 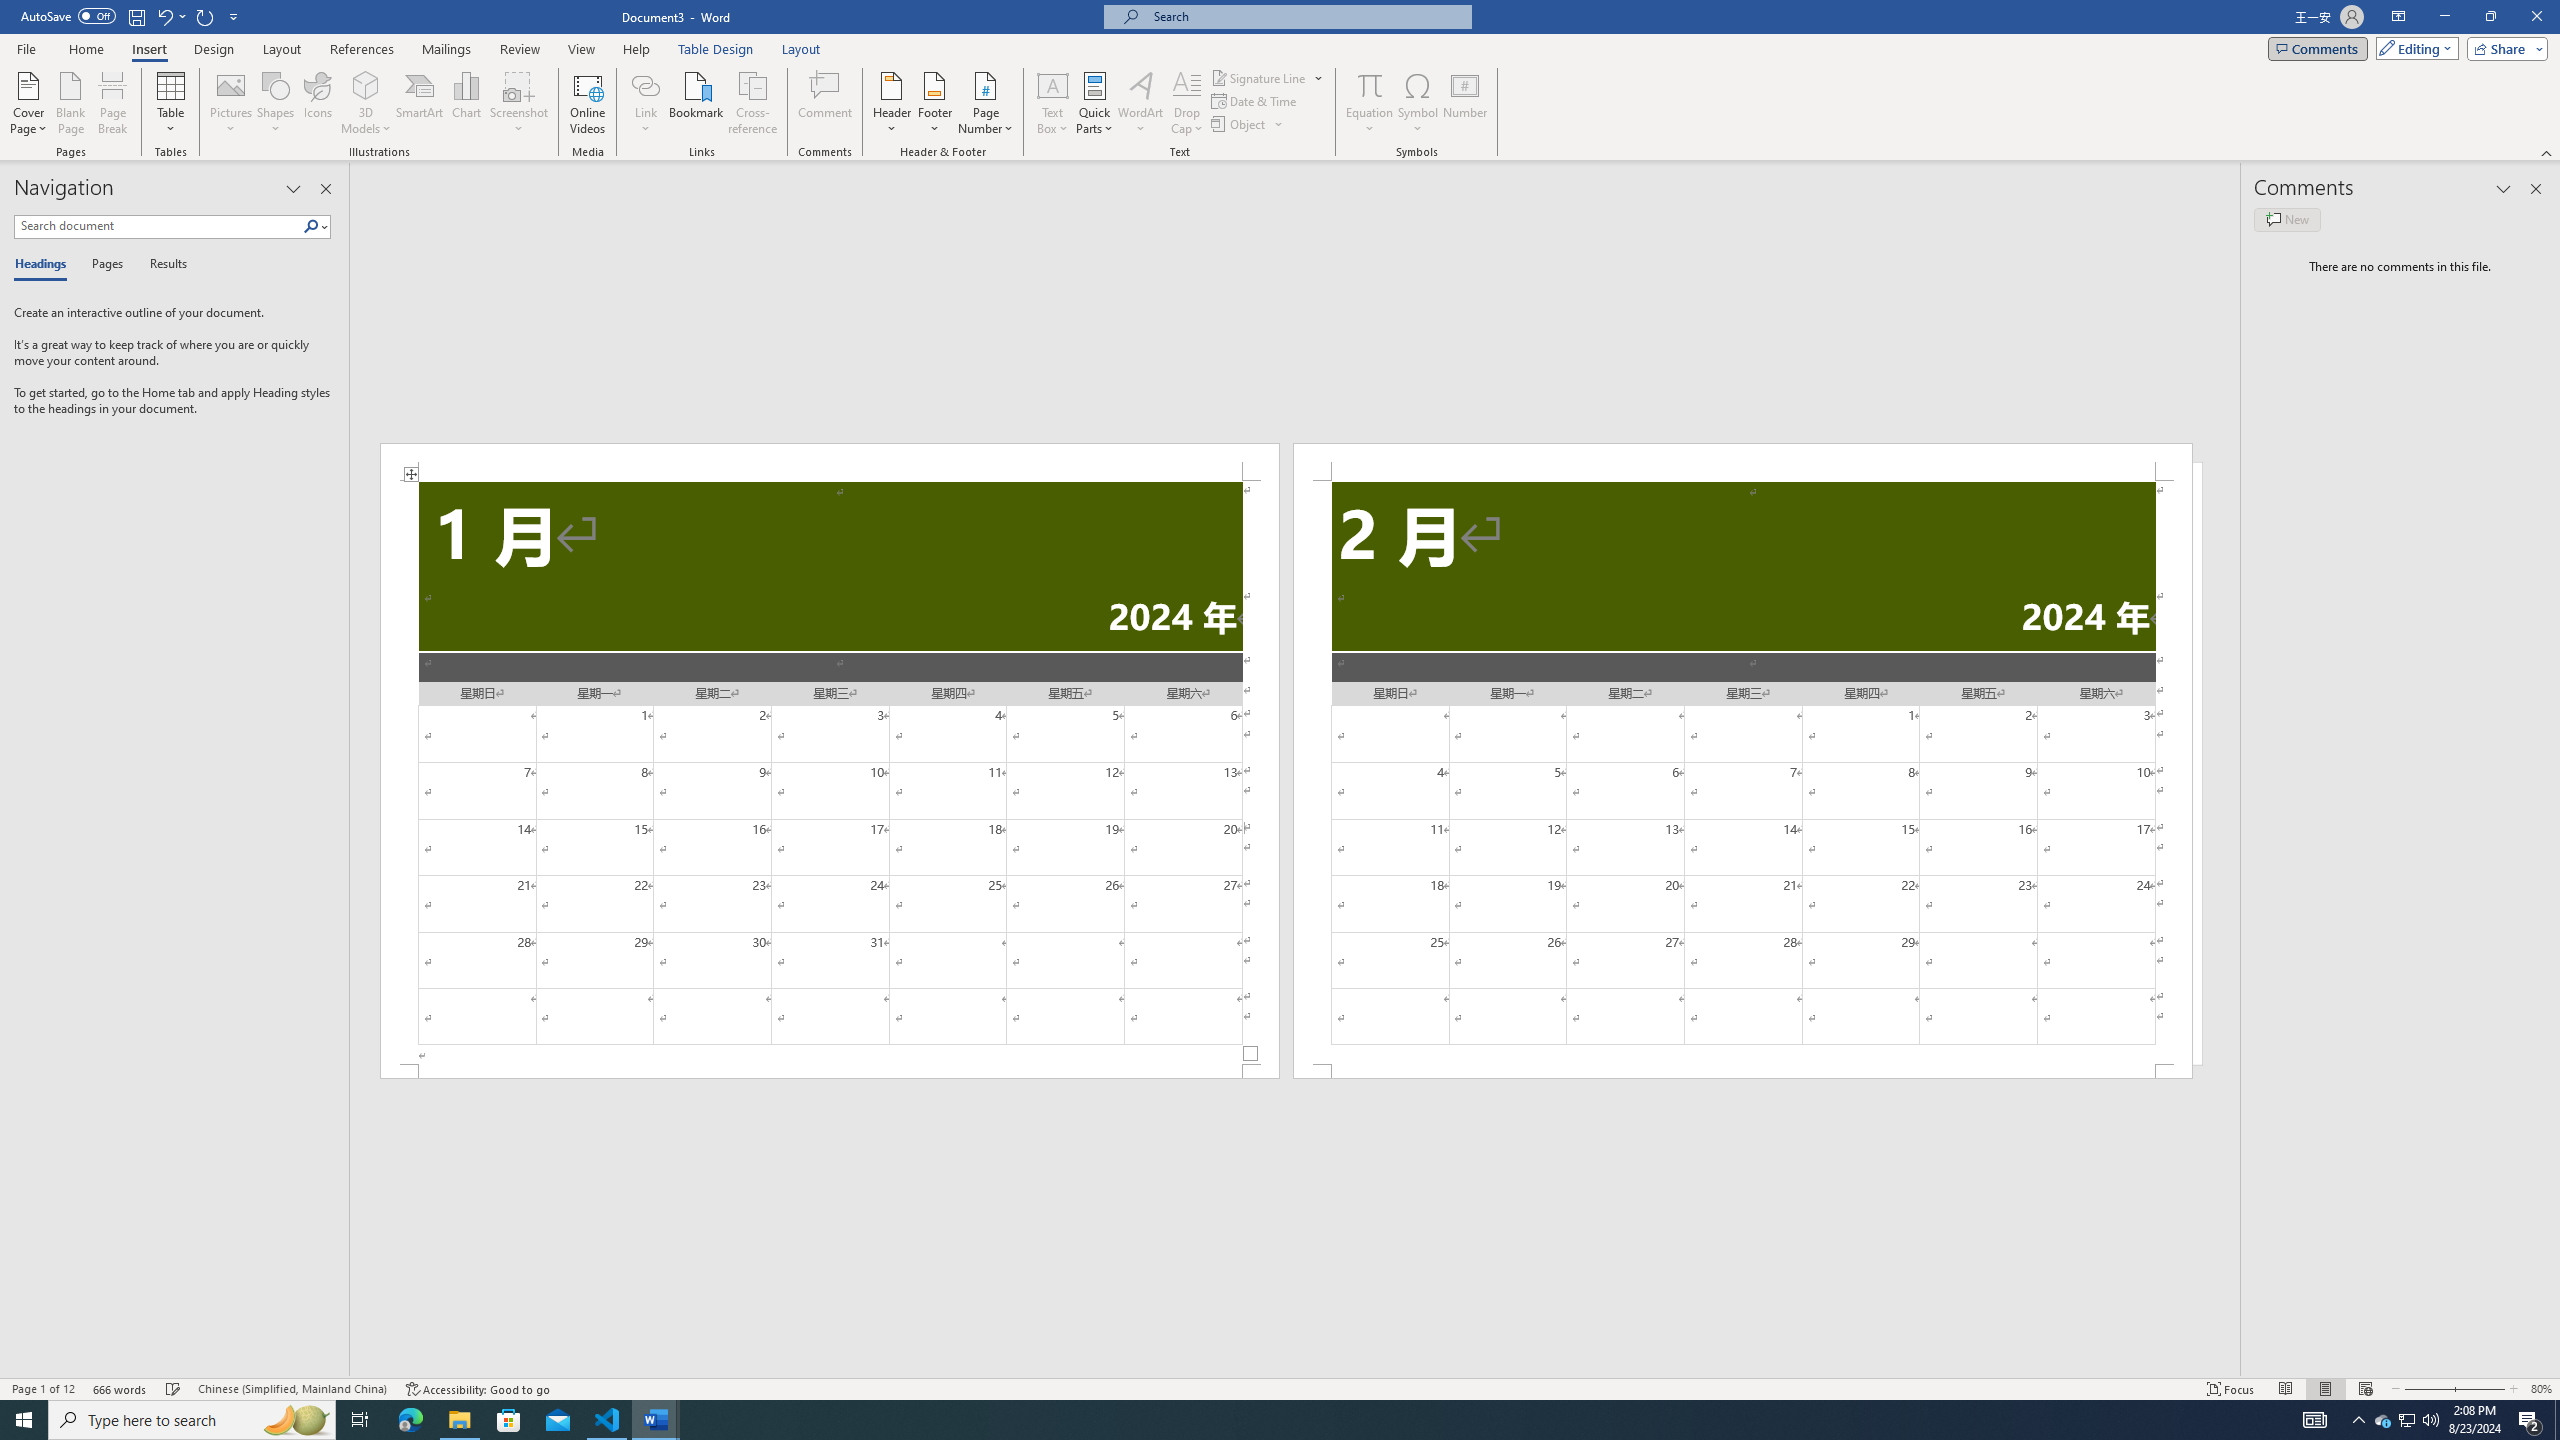 I want to click on 'Drop Cap', so click(x=1186, y=103).